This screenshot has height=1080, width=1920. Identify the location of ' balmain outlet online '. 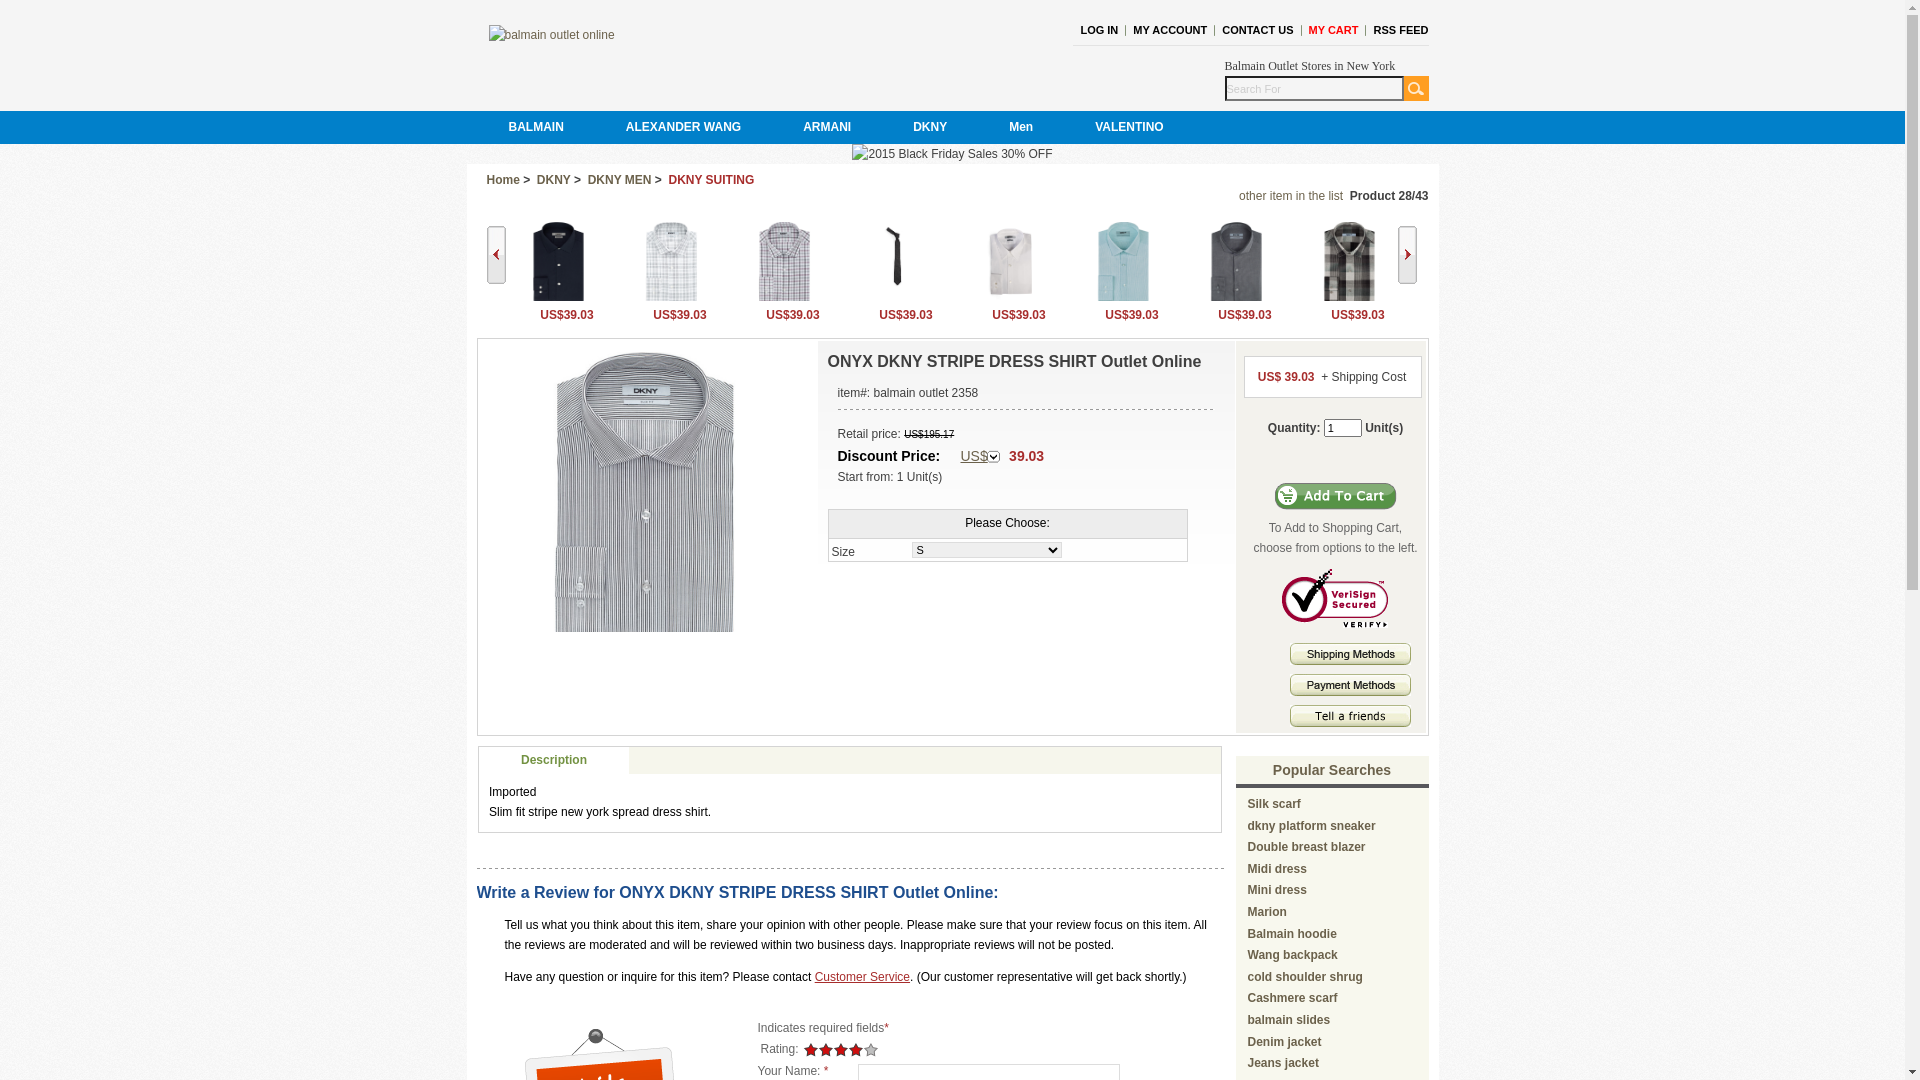
(551, 34).